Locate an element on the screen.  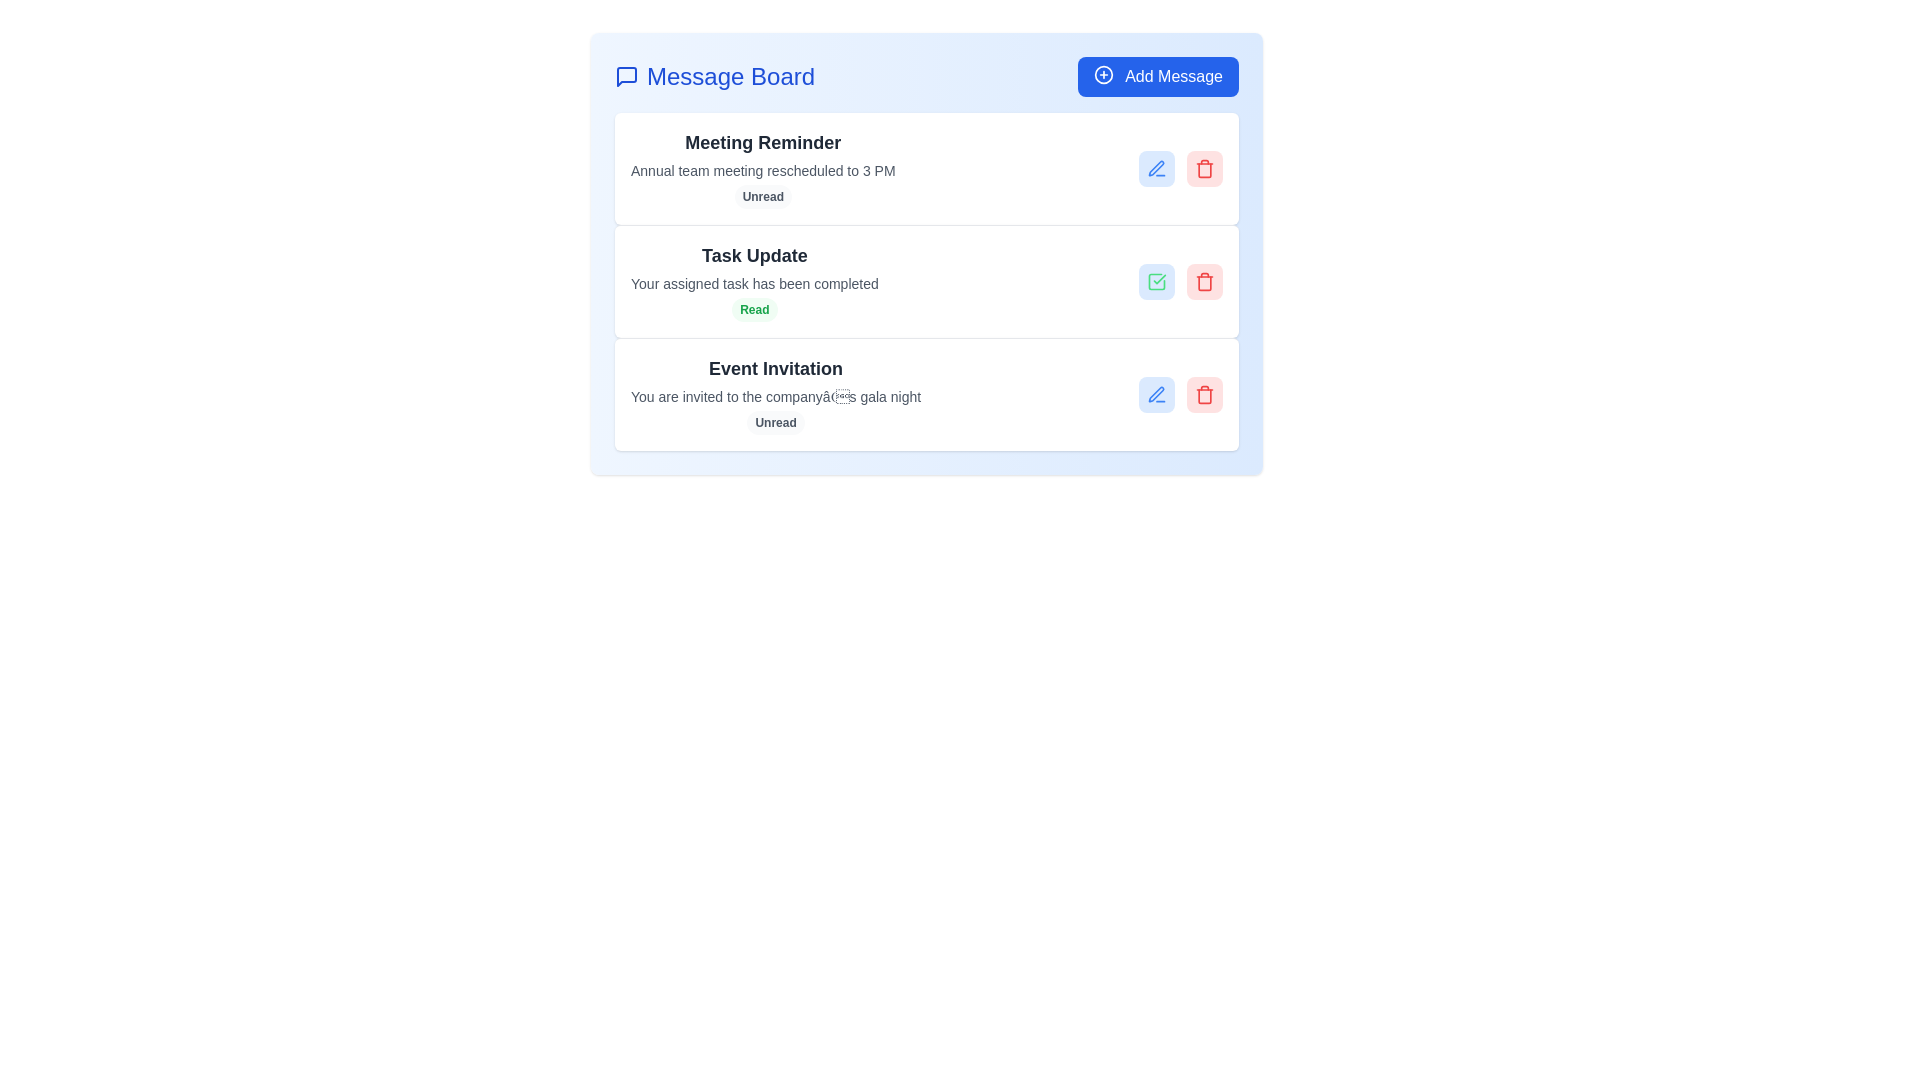
the TextLabel that serves as the title for the 'Message Board' section, positioned to the left of the blue button labeled 'Add Message' is located at coordinates (715, 76).